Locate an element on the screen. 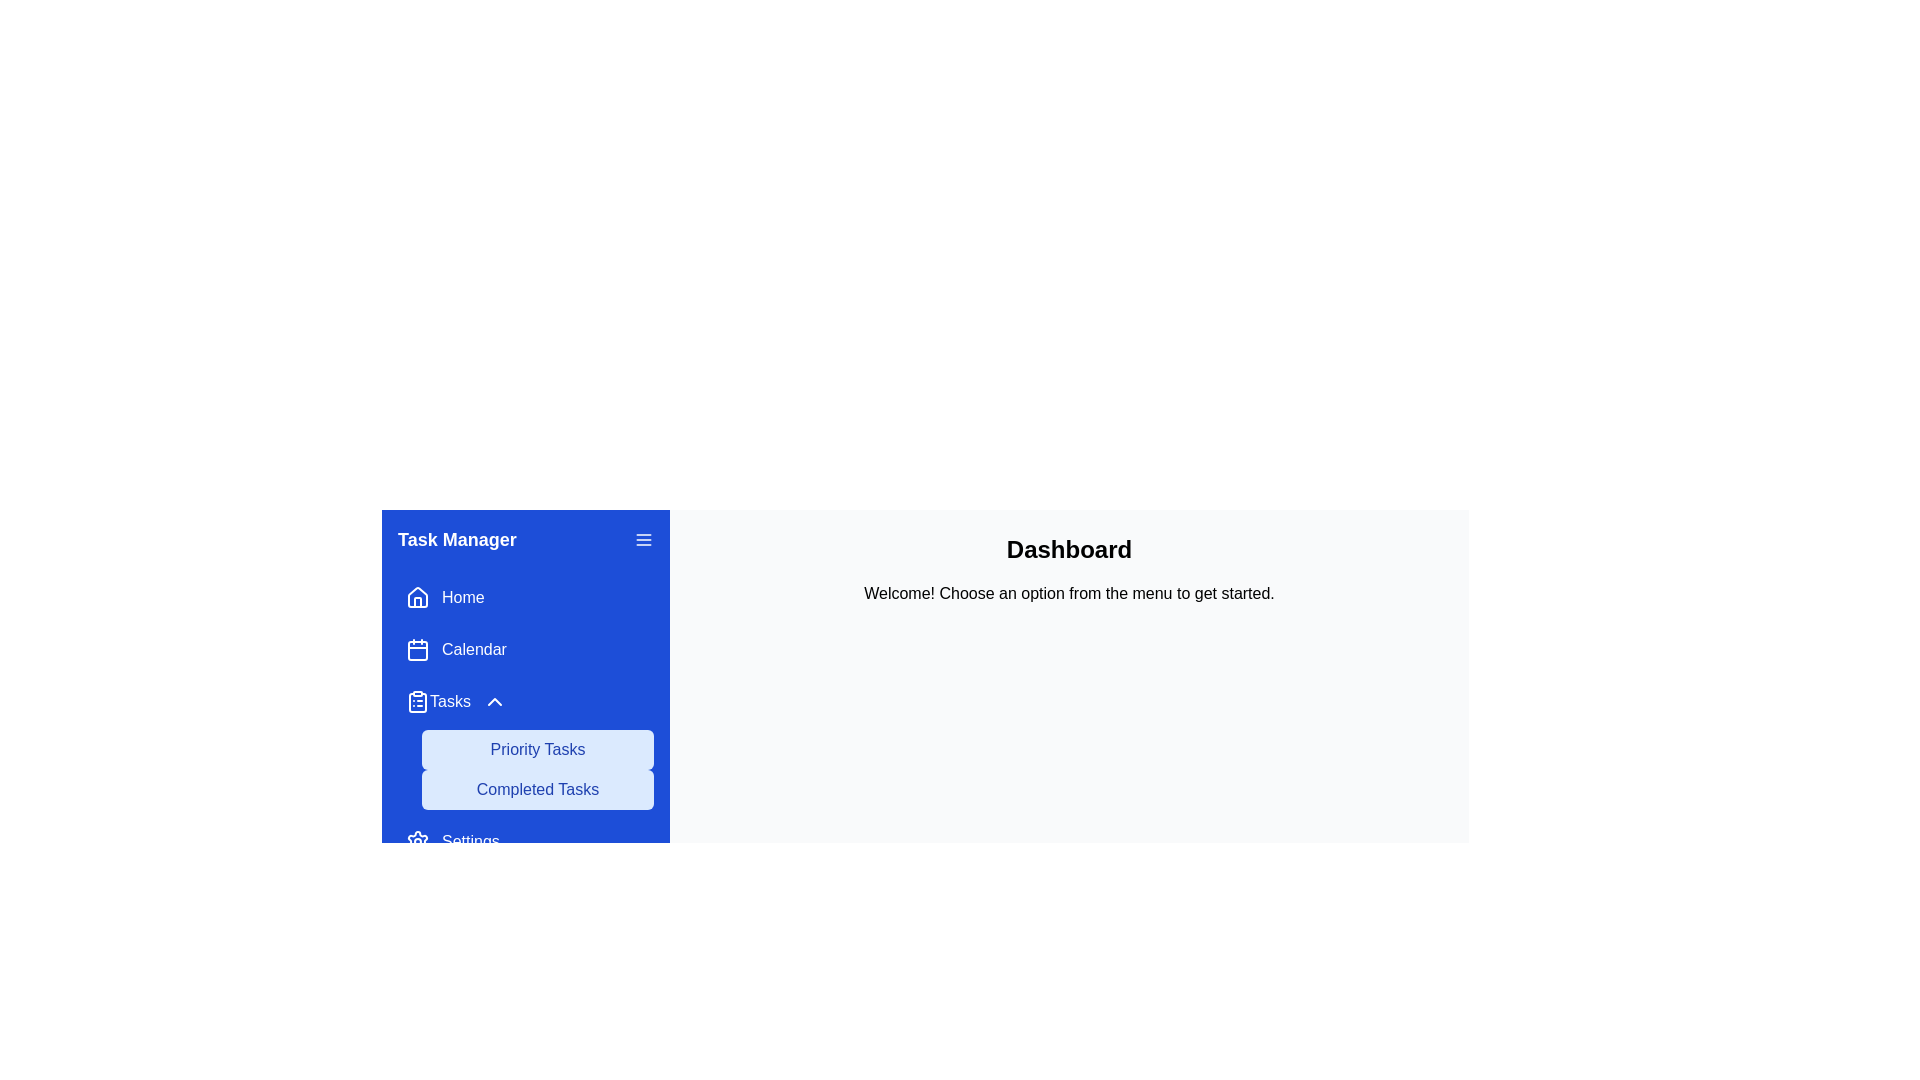 This screenshot has height=1080, width=1920. the 'Settings' icon located at the bottom of the leftmost sidebar navigation panel is located at coordinates (416, 841).